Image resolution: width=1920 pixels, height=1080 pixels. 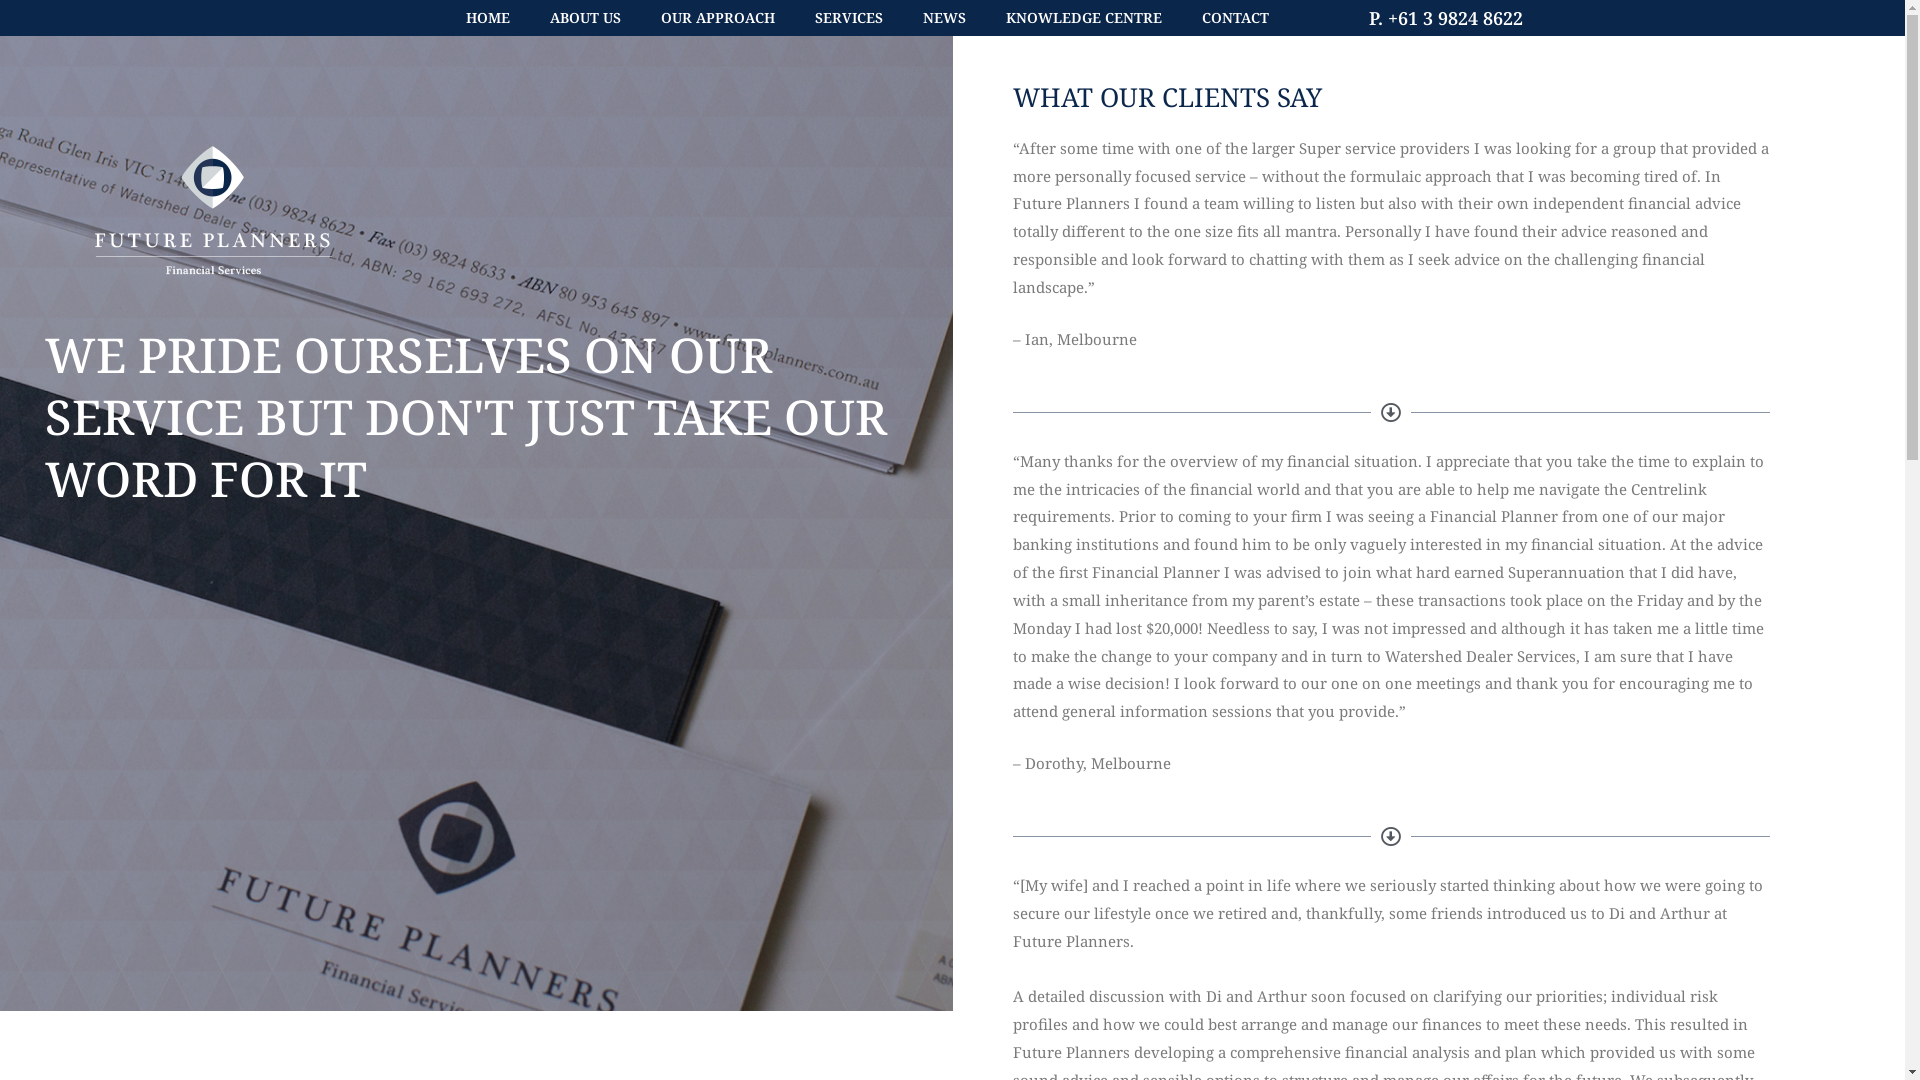 I want to click on 'KNOWLEDGE CENTRE', so click(x=1083, y=18).